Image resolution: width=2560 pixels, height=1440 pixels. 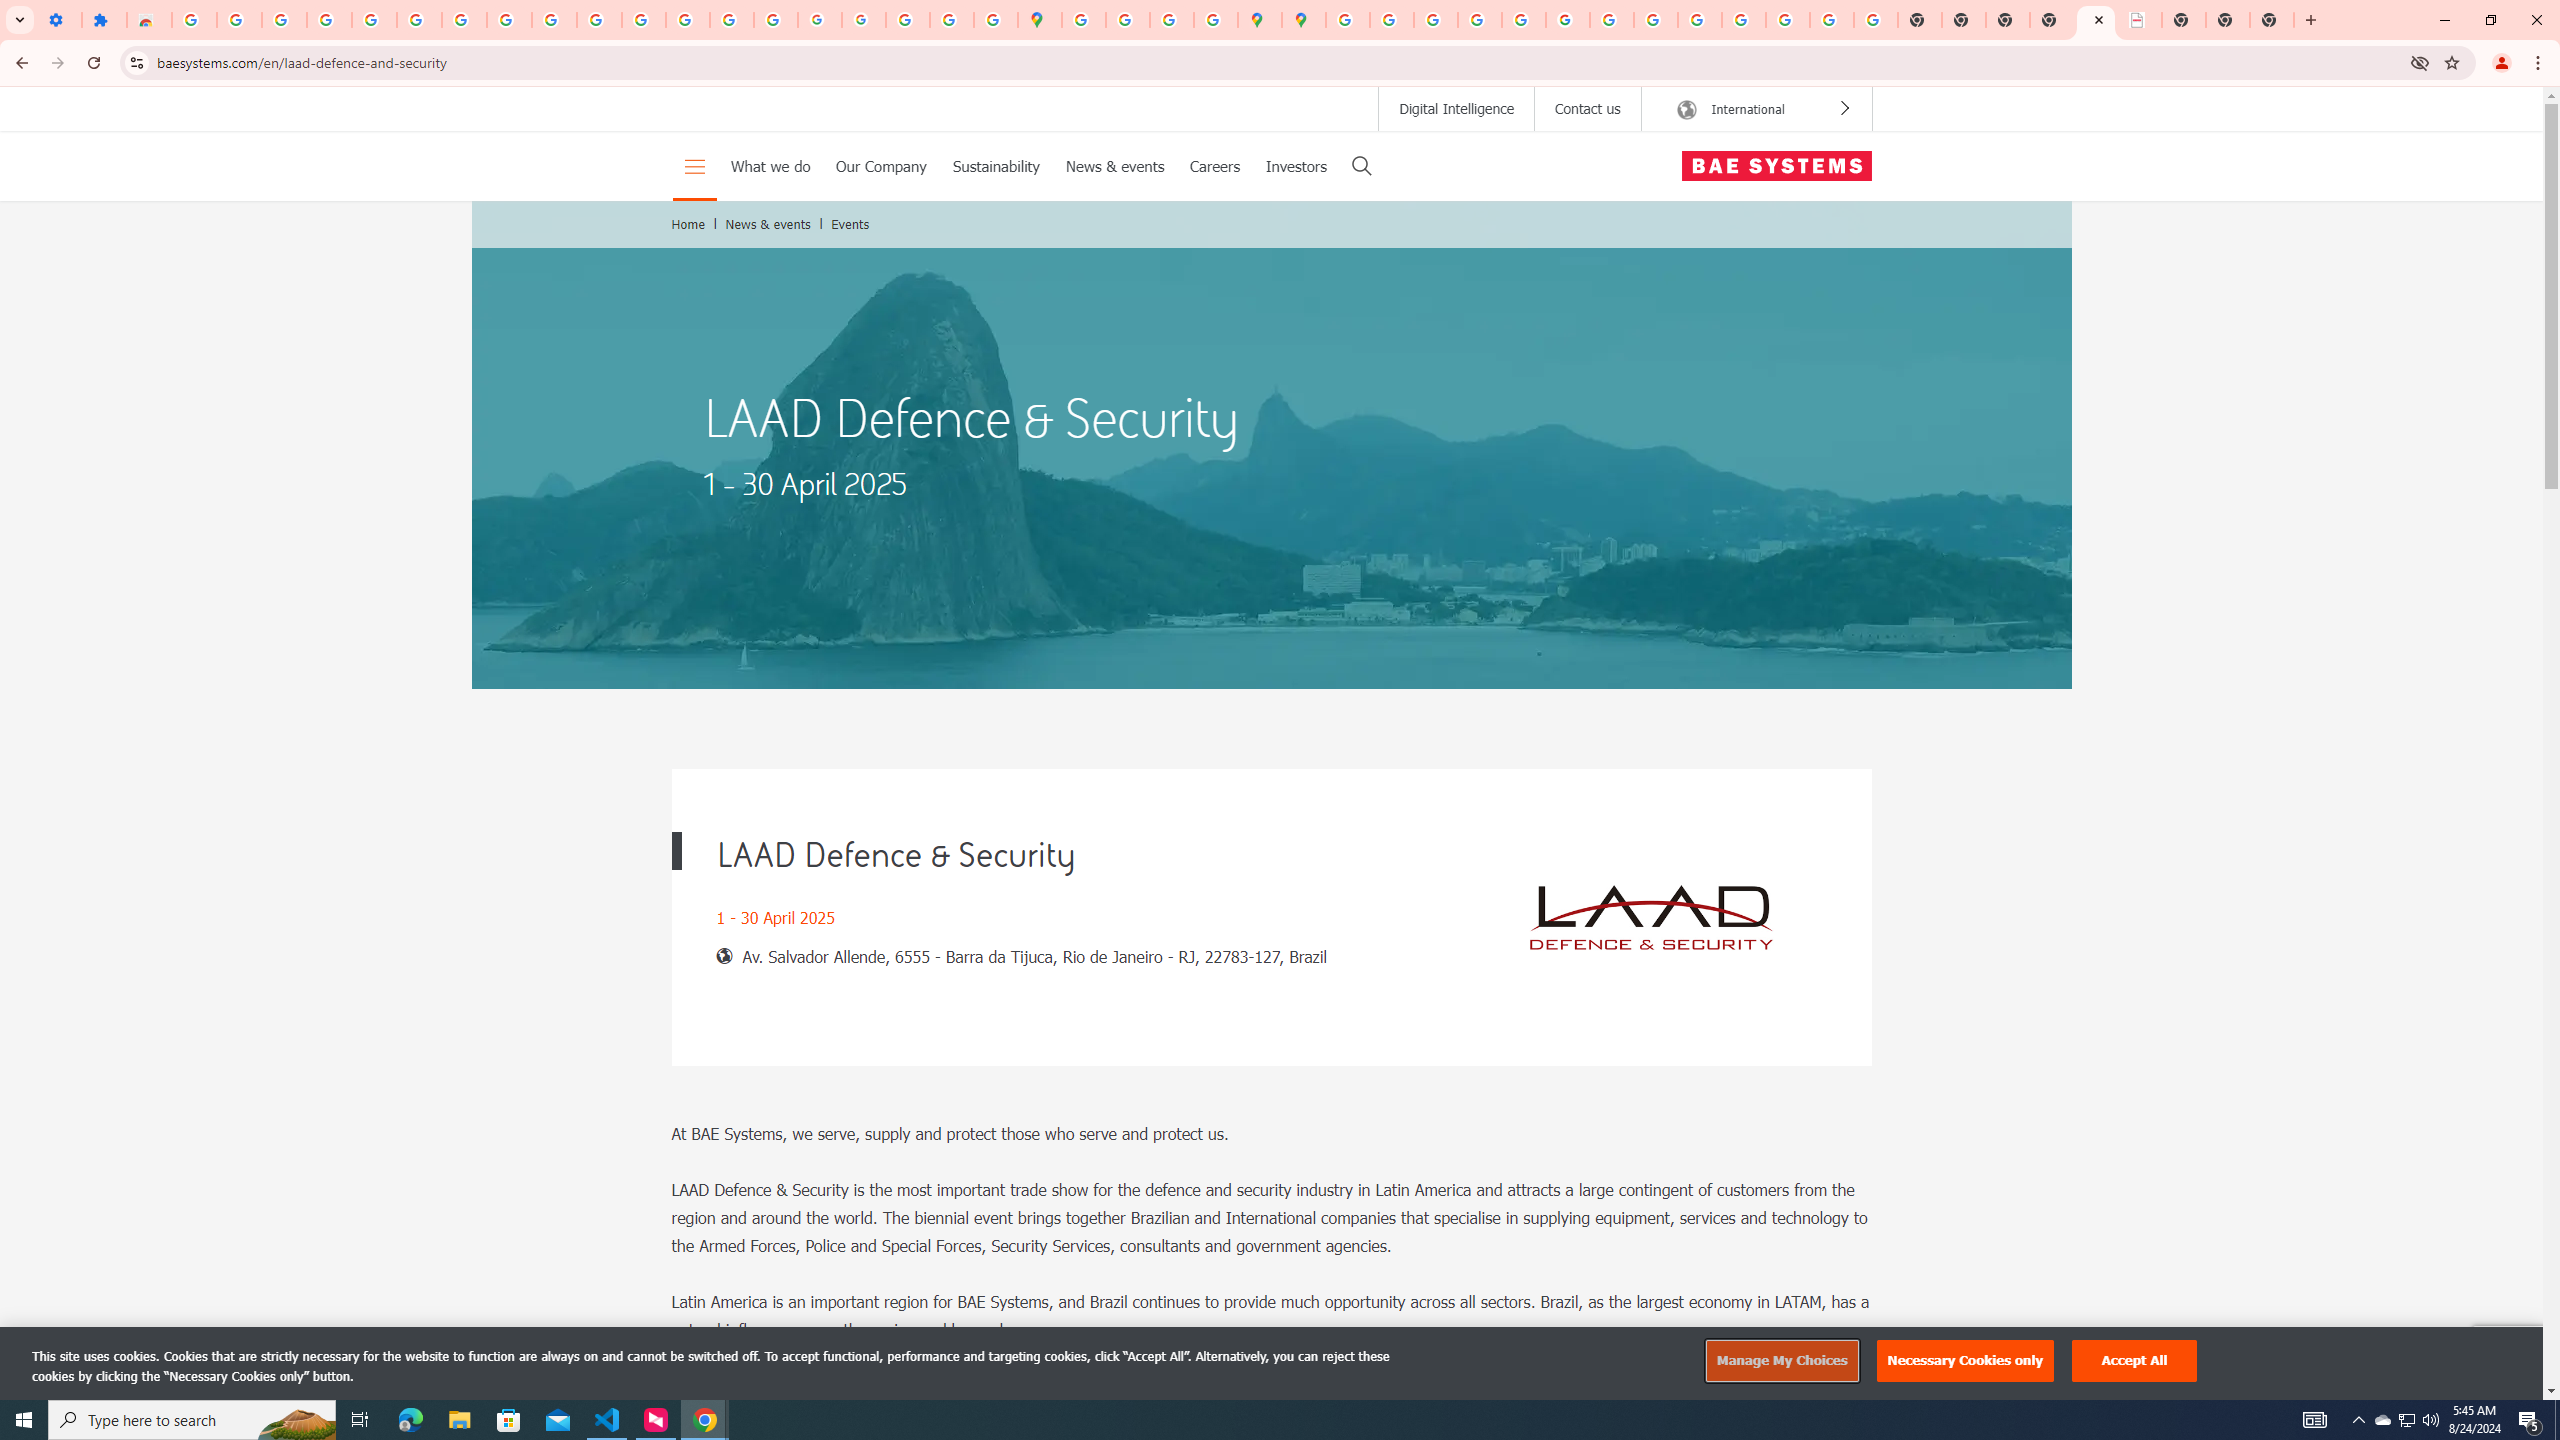 I want to click on 'To get missing image descriptions, open the context menu.', so click(x=1650, y=916).